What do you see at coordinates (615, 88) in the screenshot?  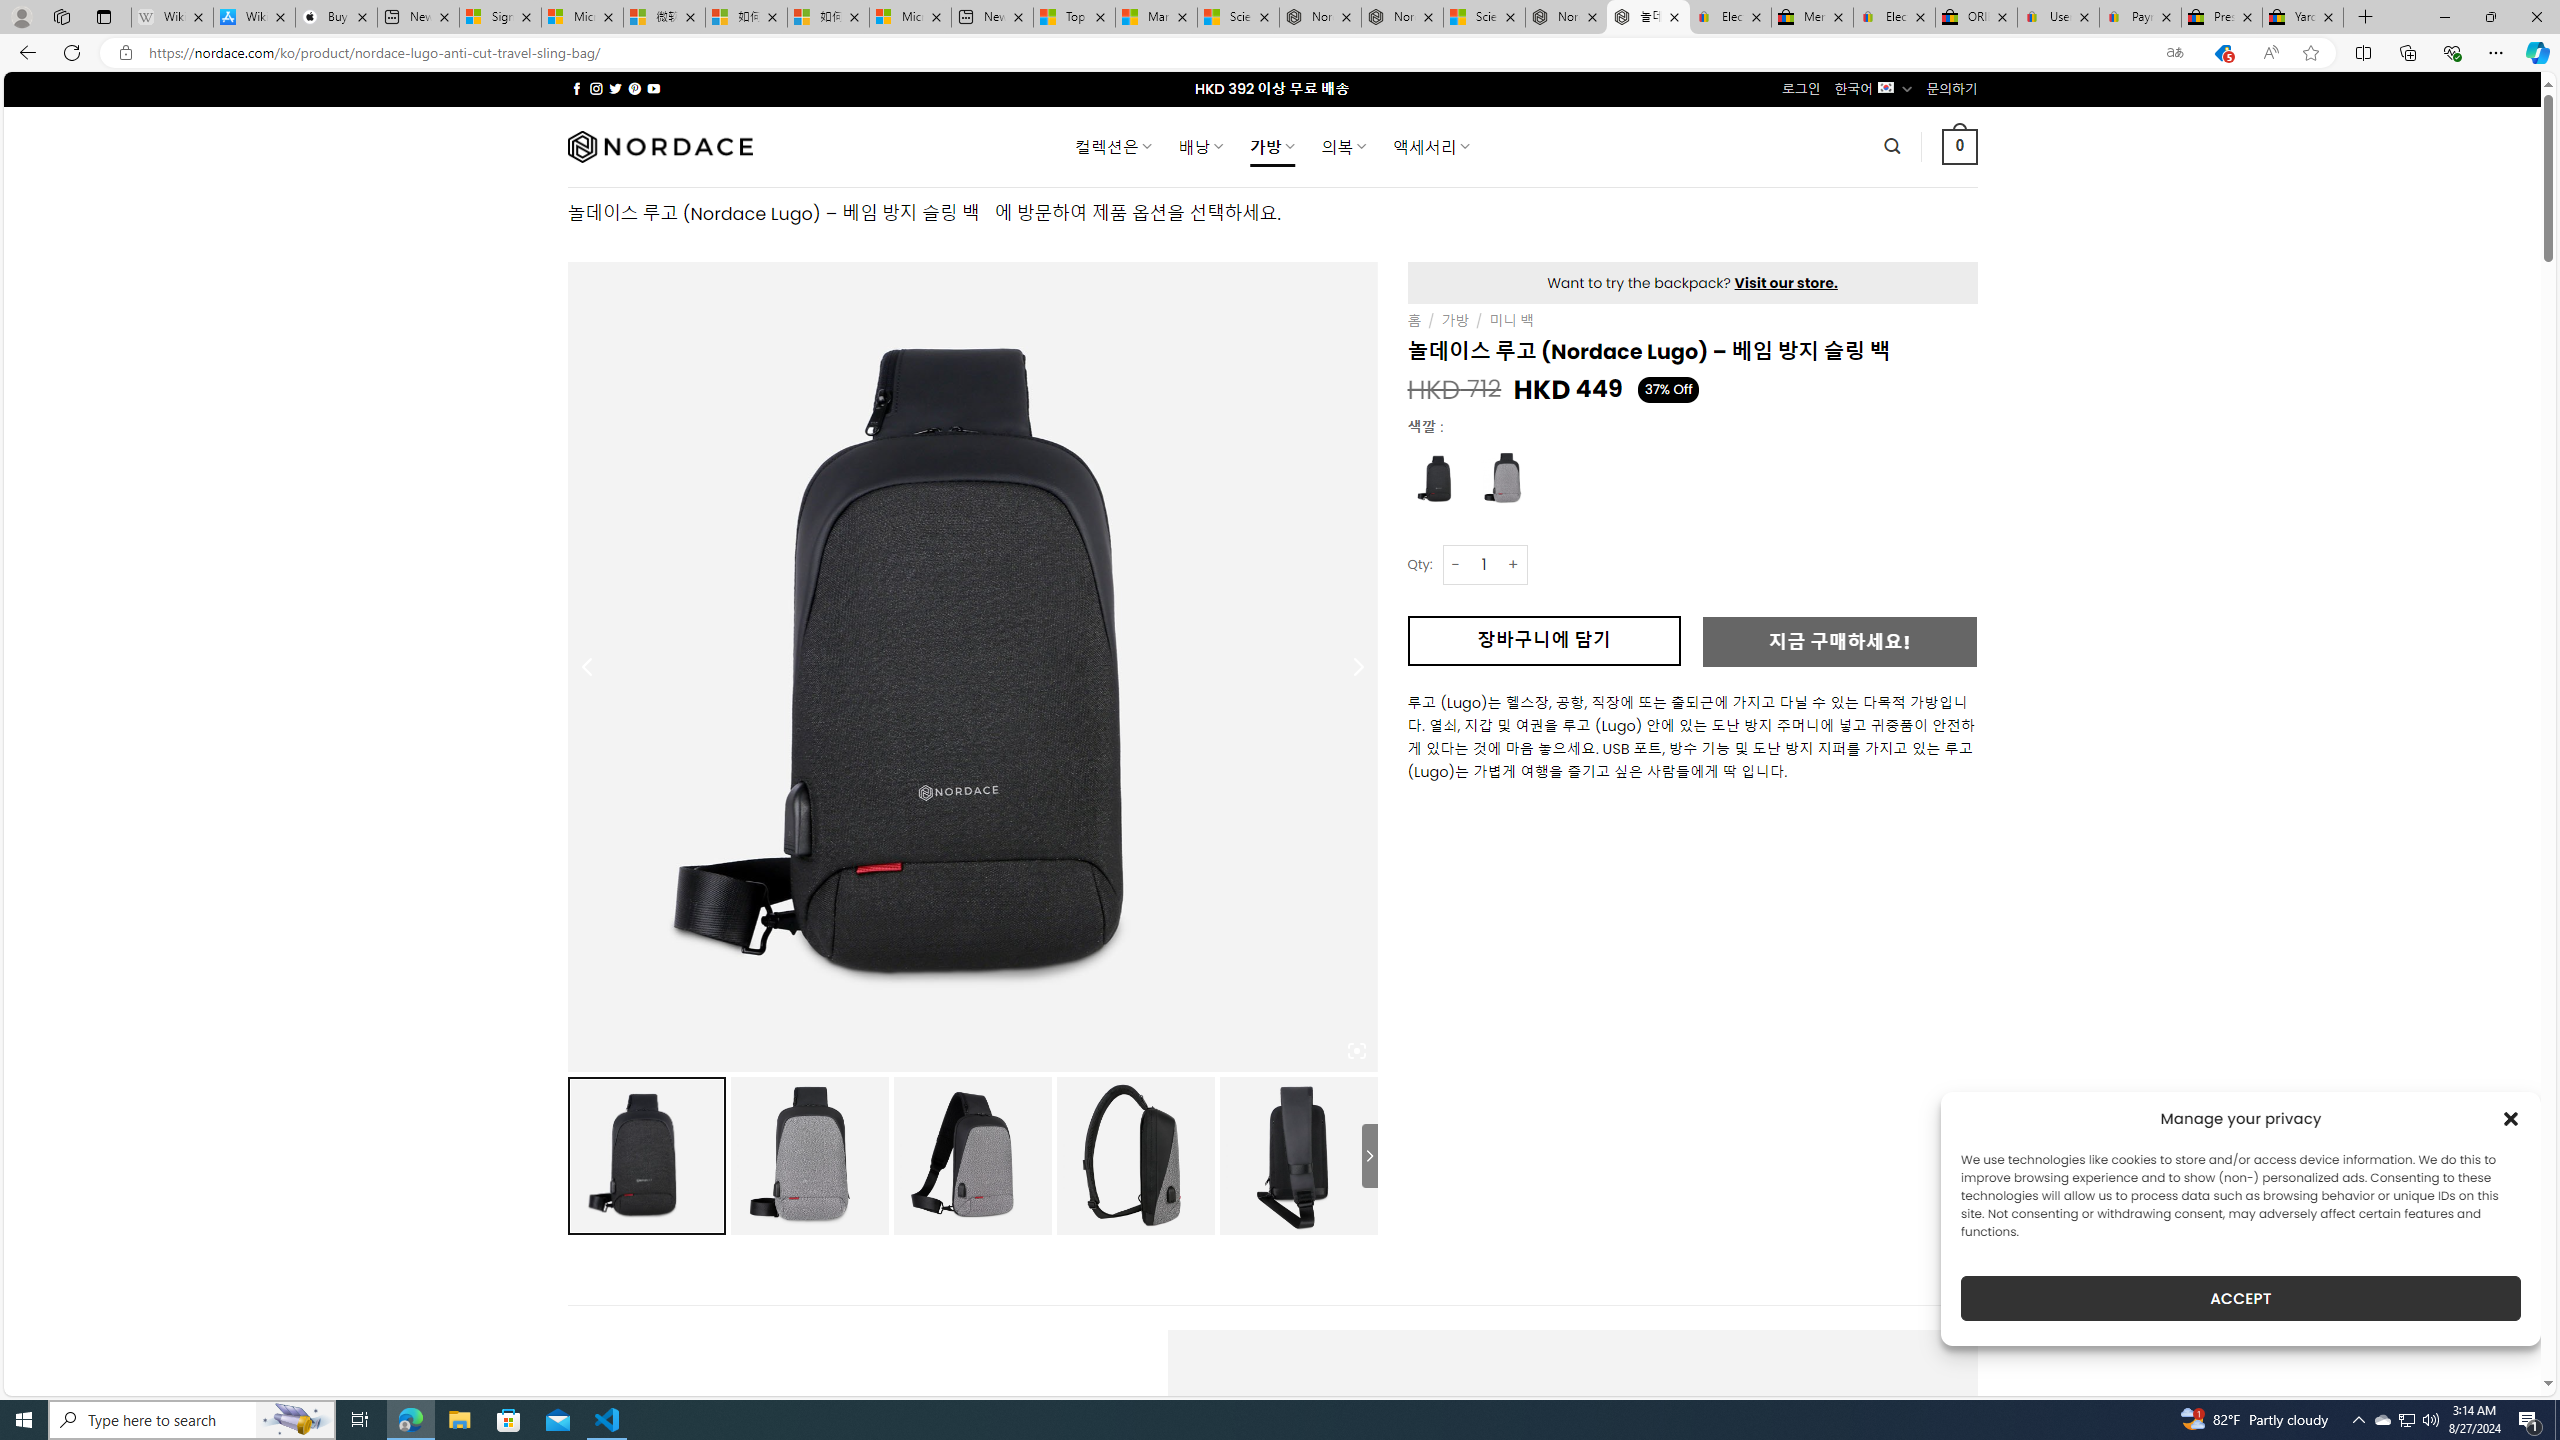 I see `'Follow on Twitter'` at bounding box center [615, 88].